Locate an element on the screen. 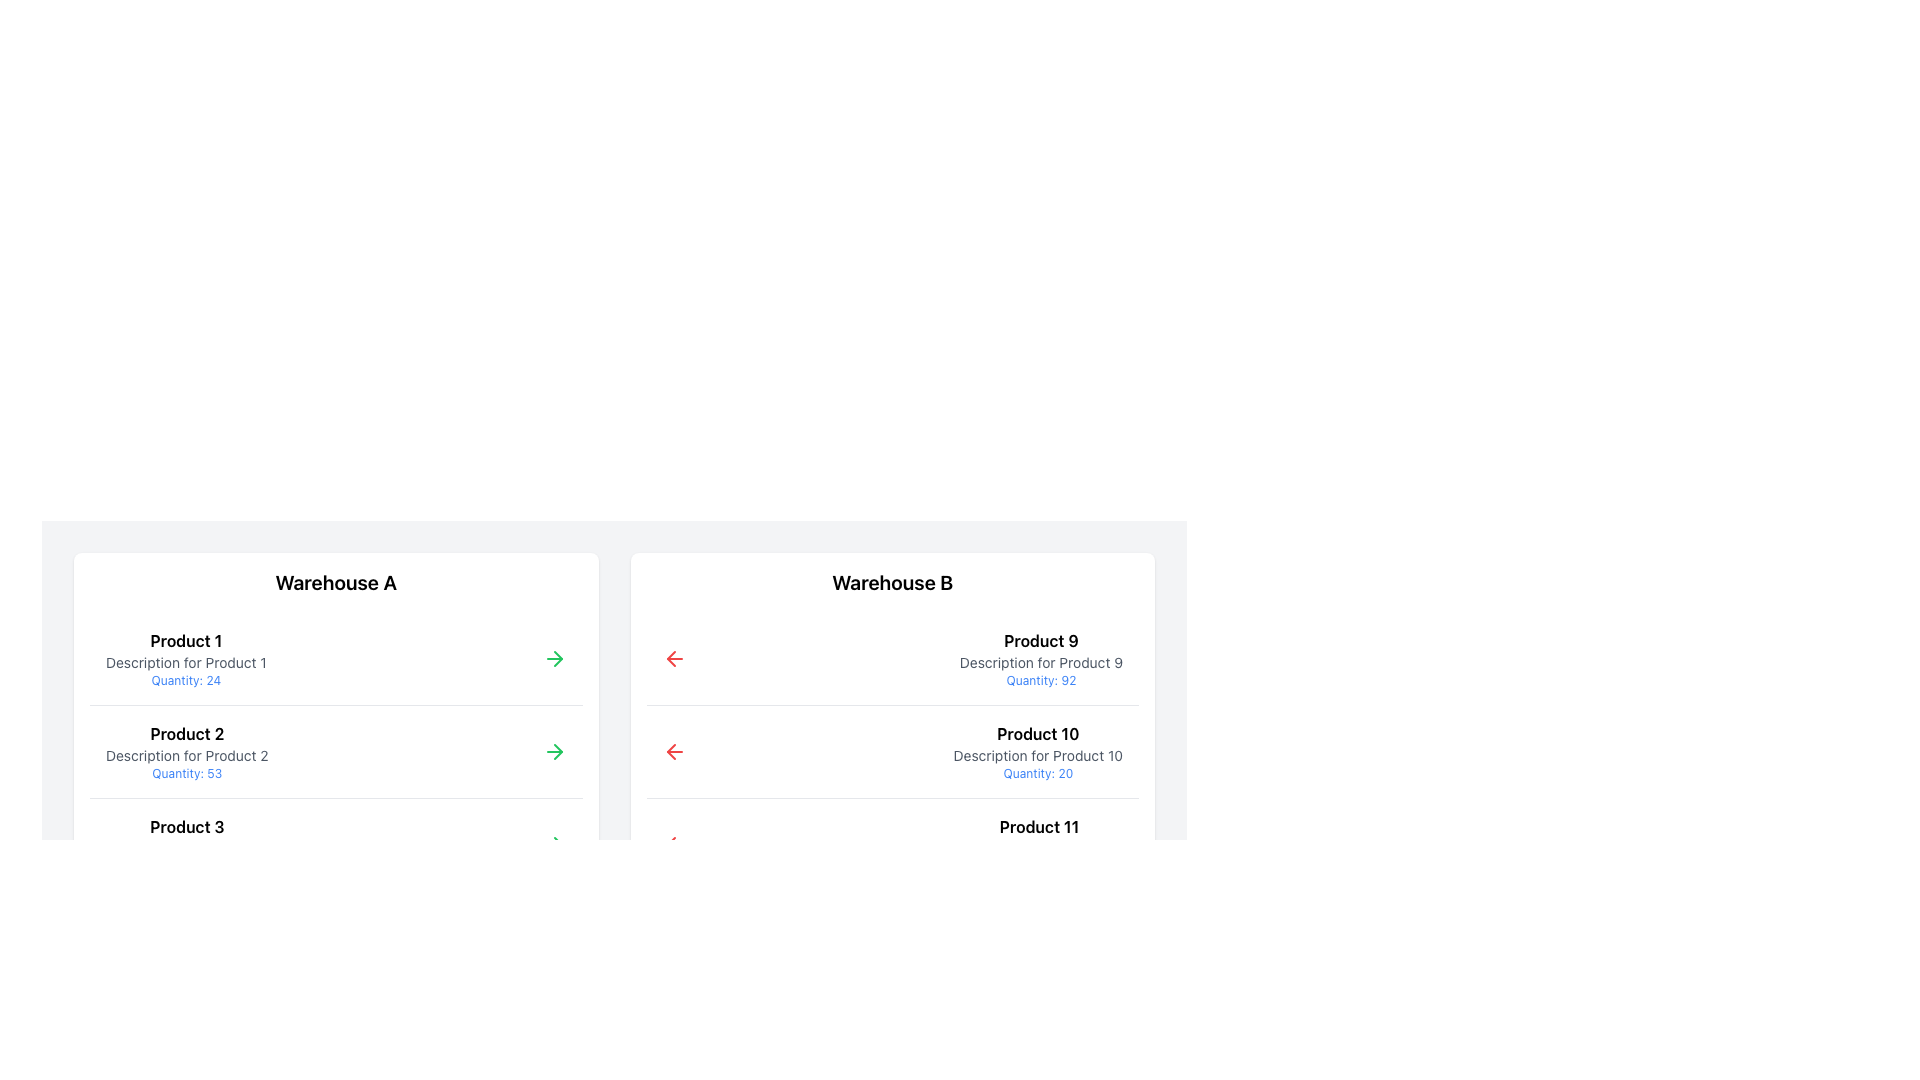 This screenshot has width=1920, height=1080. the interactive Text Display Block displaying product details located in 'Warehouse B', positioned between 'Product 9' and 'Product 11', slightly right of center is located at coordinates (1038, 752).